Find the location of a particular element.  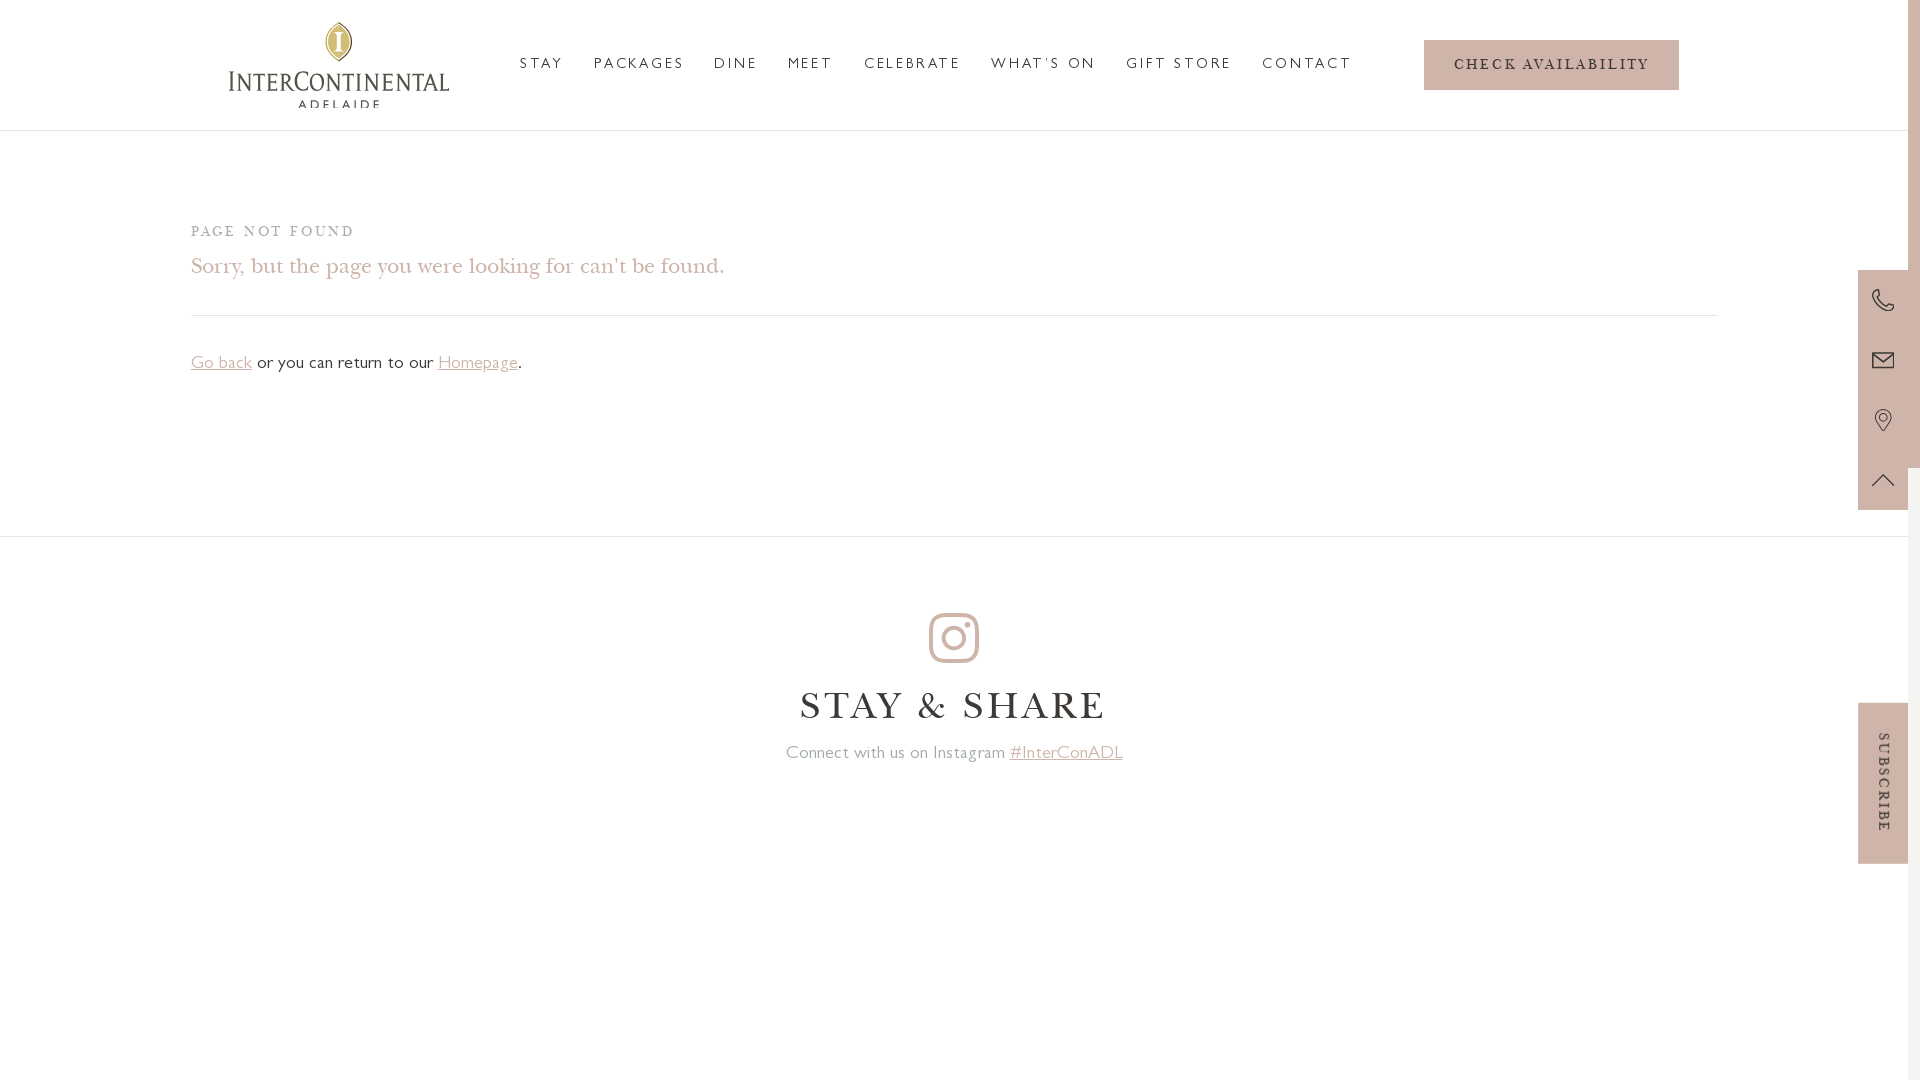

'MEET' is located at coordinates (811, 64).